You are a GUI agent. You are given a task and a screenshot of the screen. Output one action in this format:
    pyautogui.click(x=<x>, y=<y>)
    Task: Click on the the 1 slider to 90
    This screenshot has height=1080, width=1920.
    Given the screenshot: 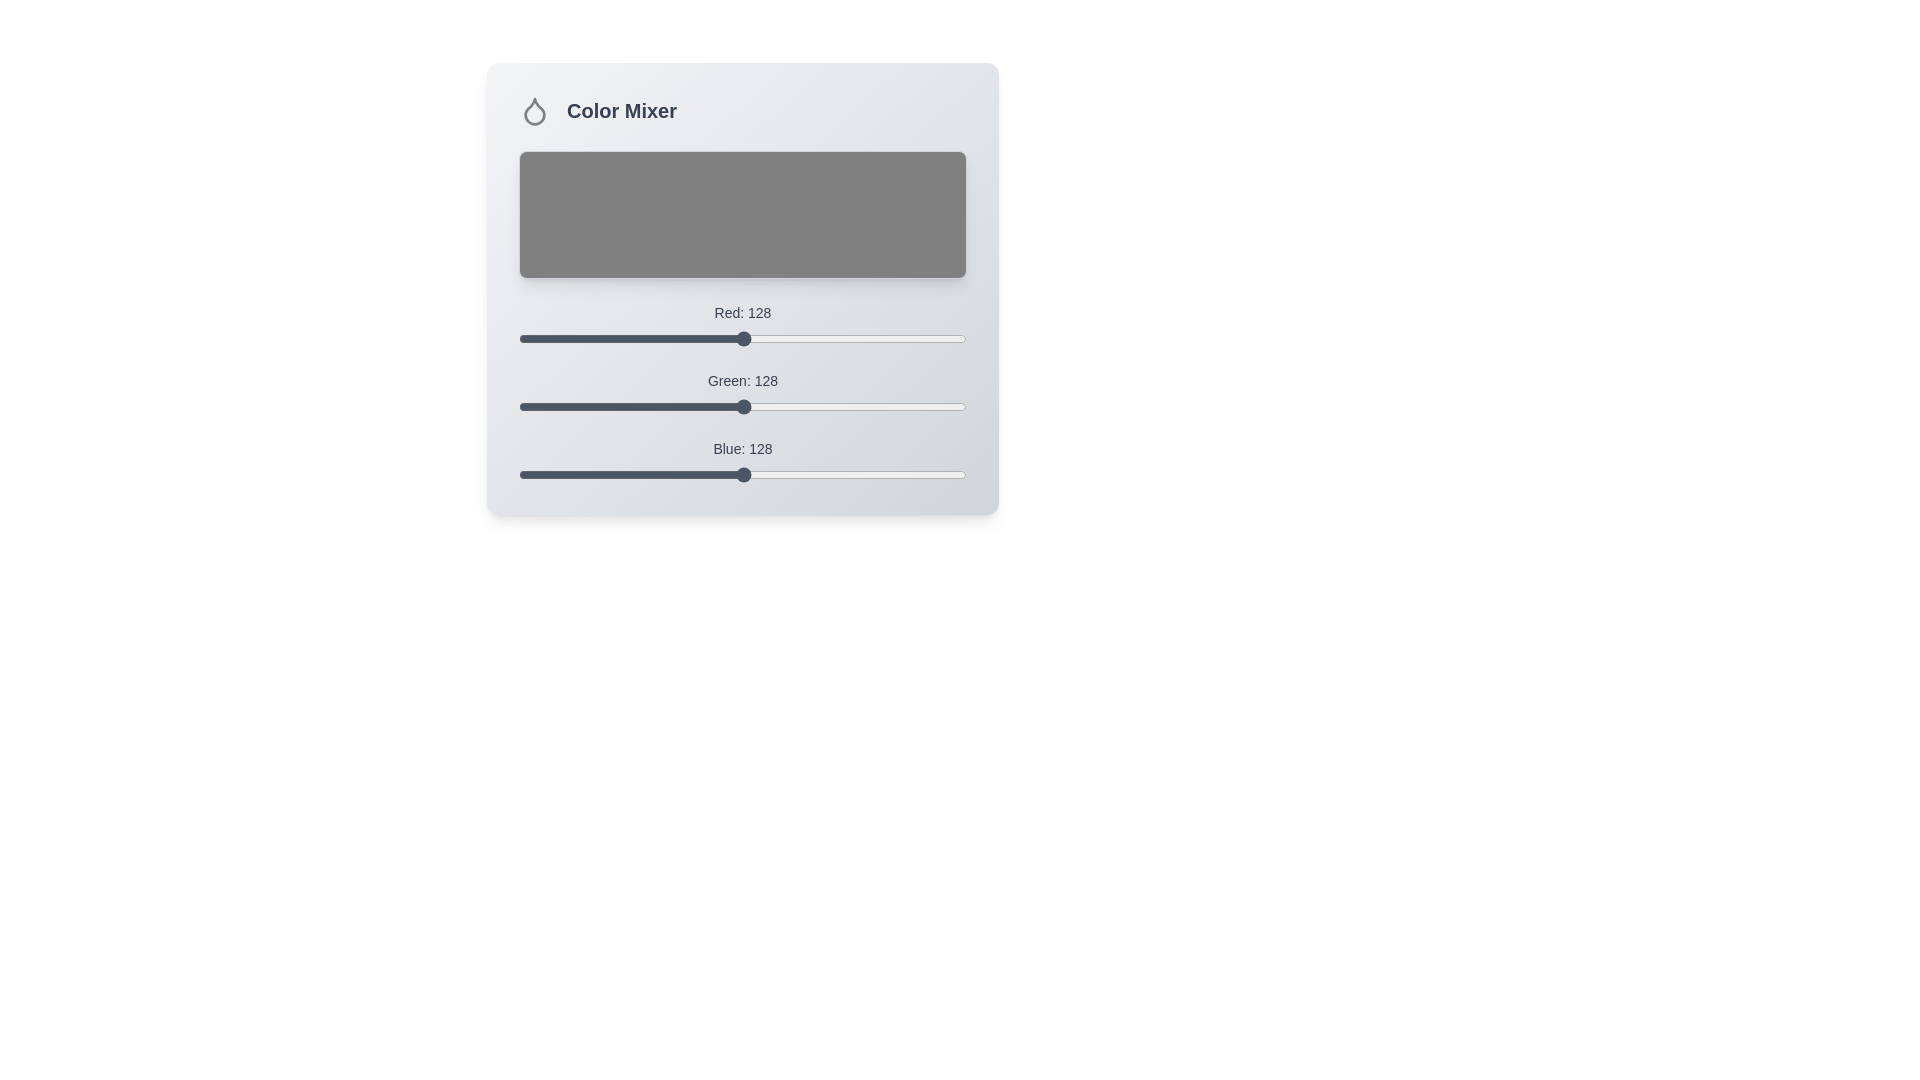 What is the action you would take?
    pyautogui.click(x=677, y=398)
    